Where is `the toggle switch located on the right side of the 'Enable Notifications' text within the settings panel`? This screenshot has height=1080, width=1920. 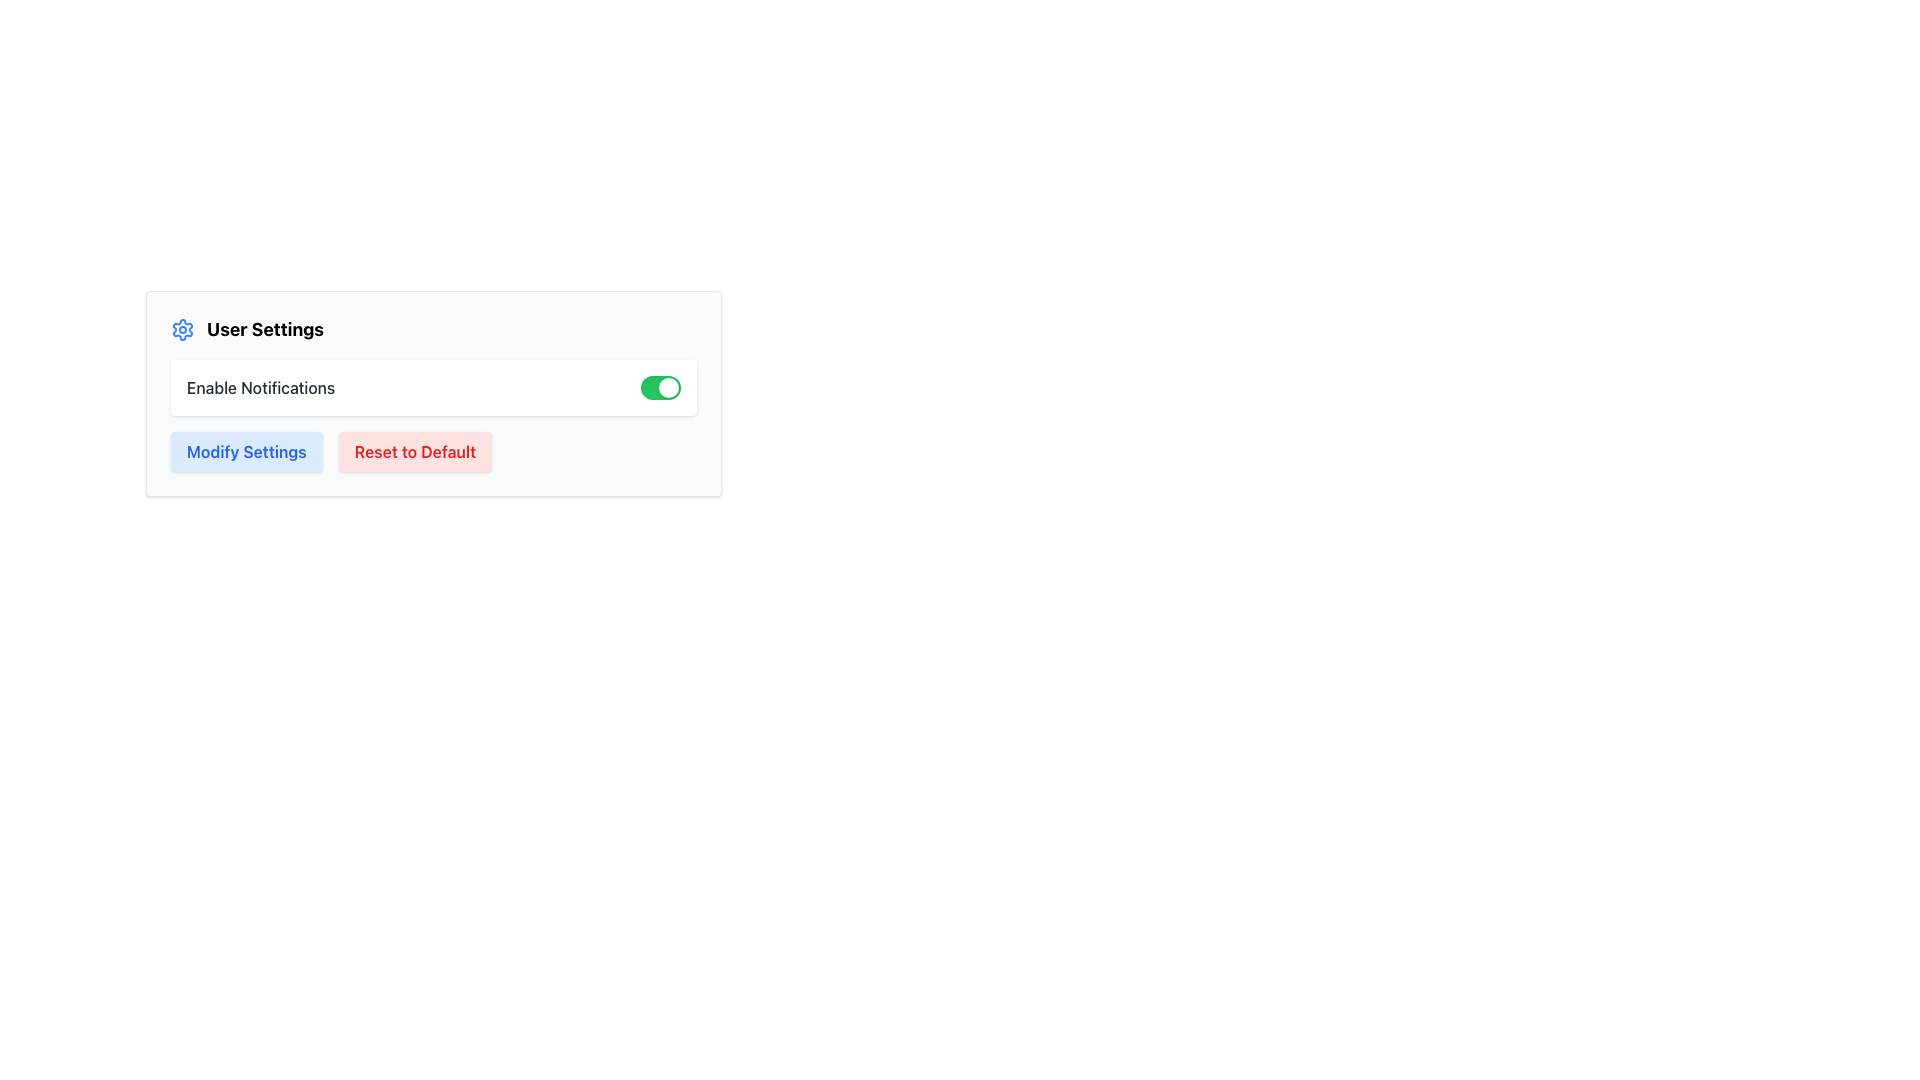
the toggle switch located on the right side of the 'Enable Notifications' text within the settings panel is located at coordinates (661, 388).